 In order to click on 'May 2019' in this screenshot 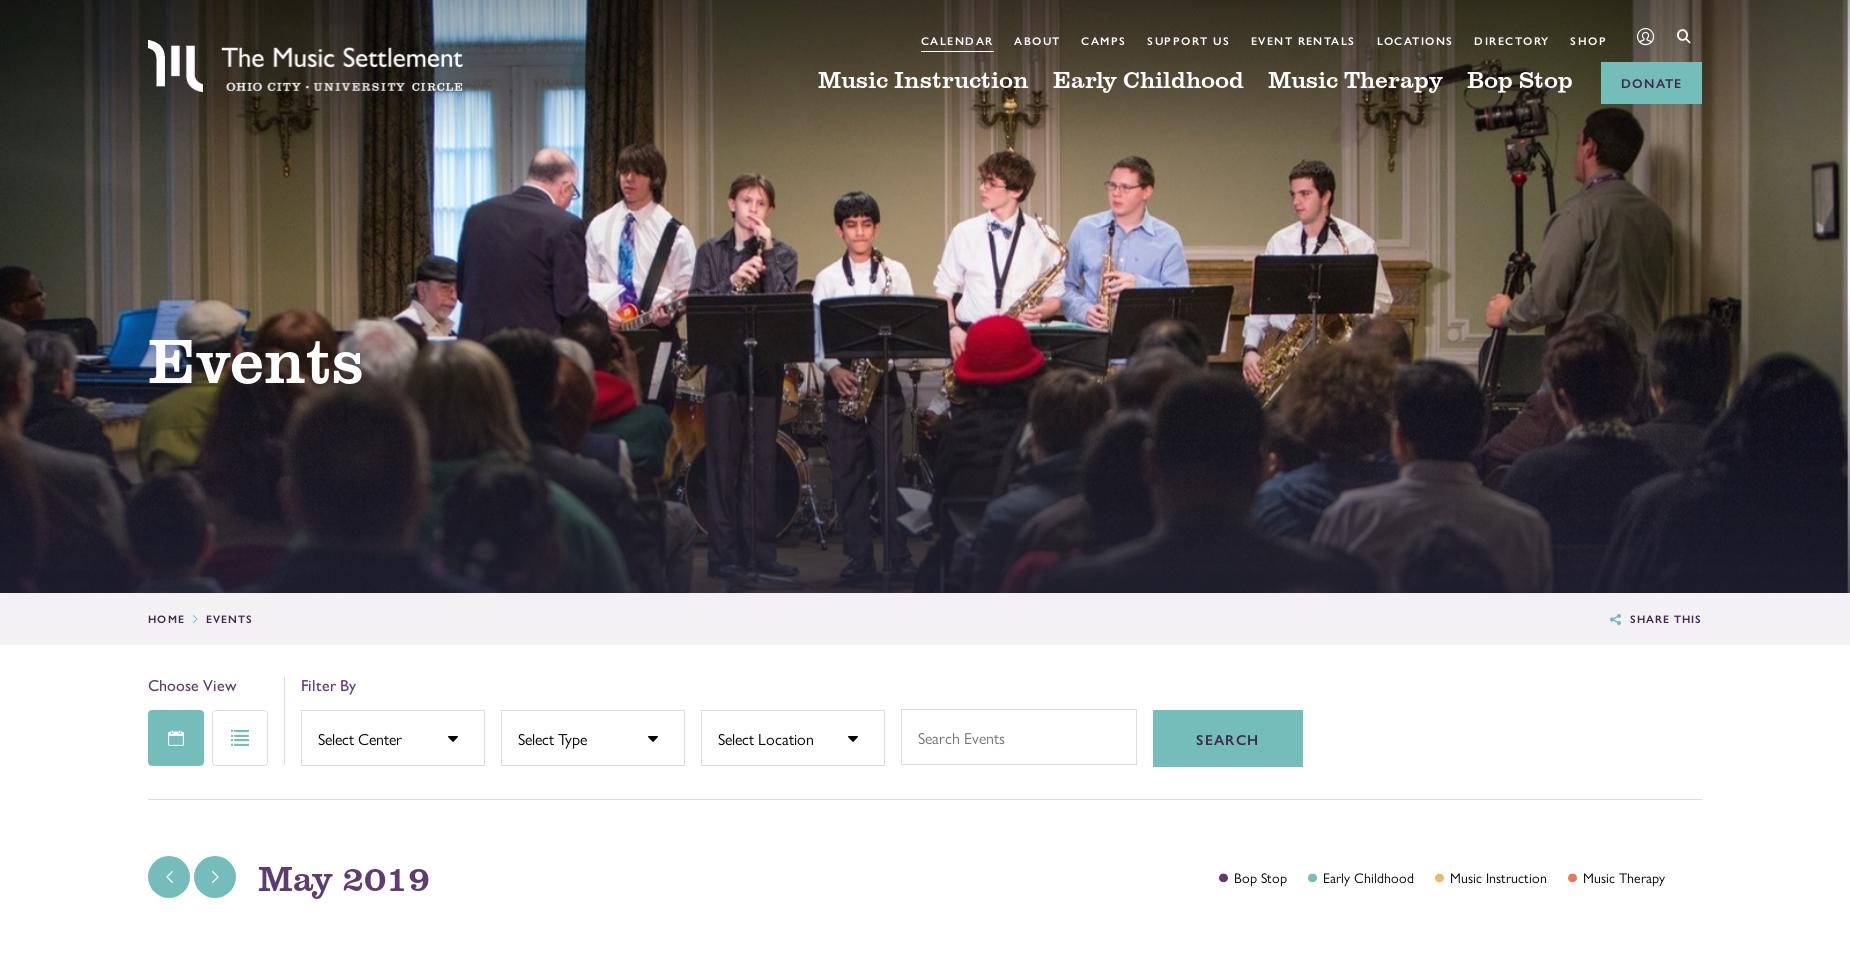, I will do `click(342, 876)`.